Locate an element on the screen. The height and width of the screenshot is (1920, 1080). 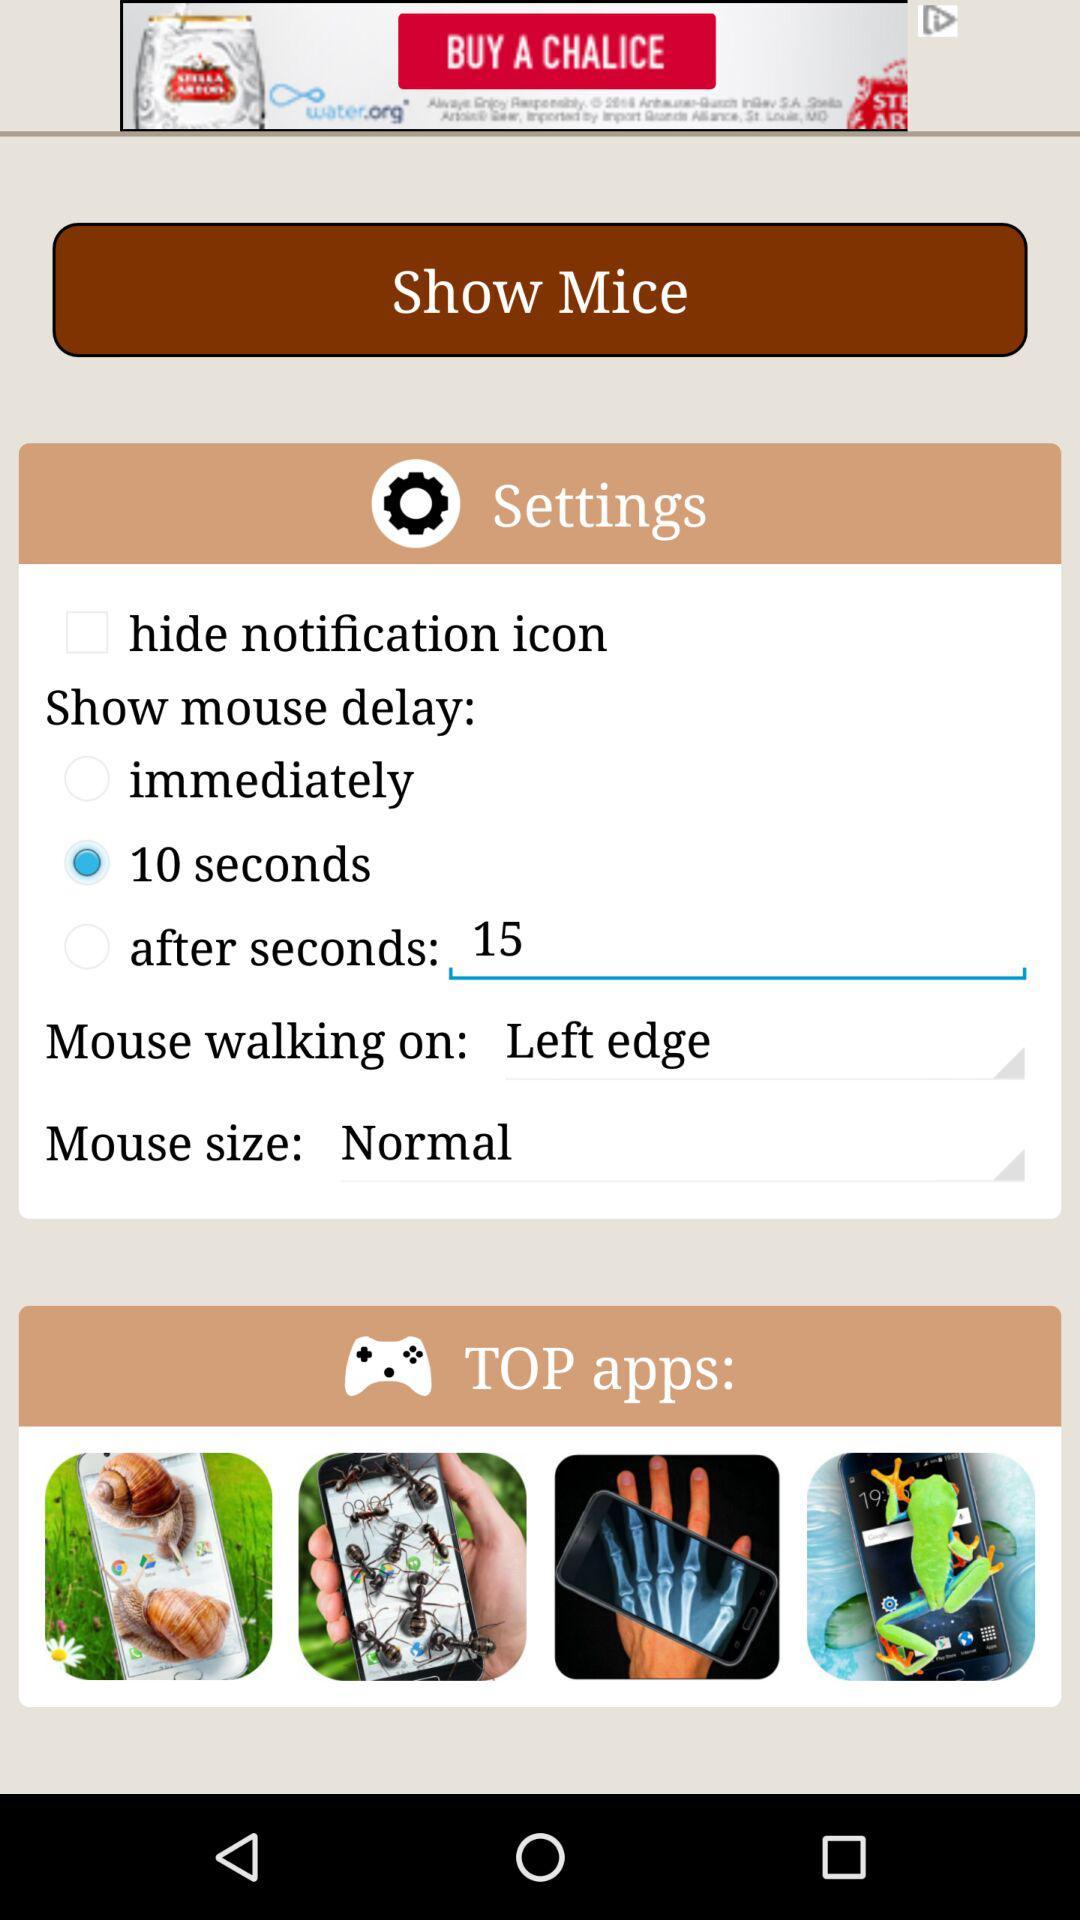
advertisement is located at coordinates (540, 65).